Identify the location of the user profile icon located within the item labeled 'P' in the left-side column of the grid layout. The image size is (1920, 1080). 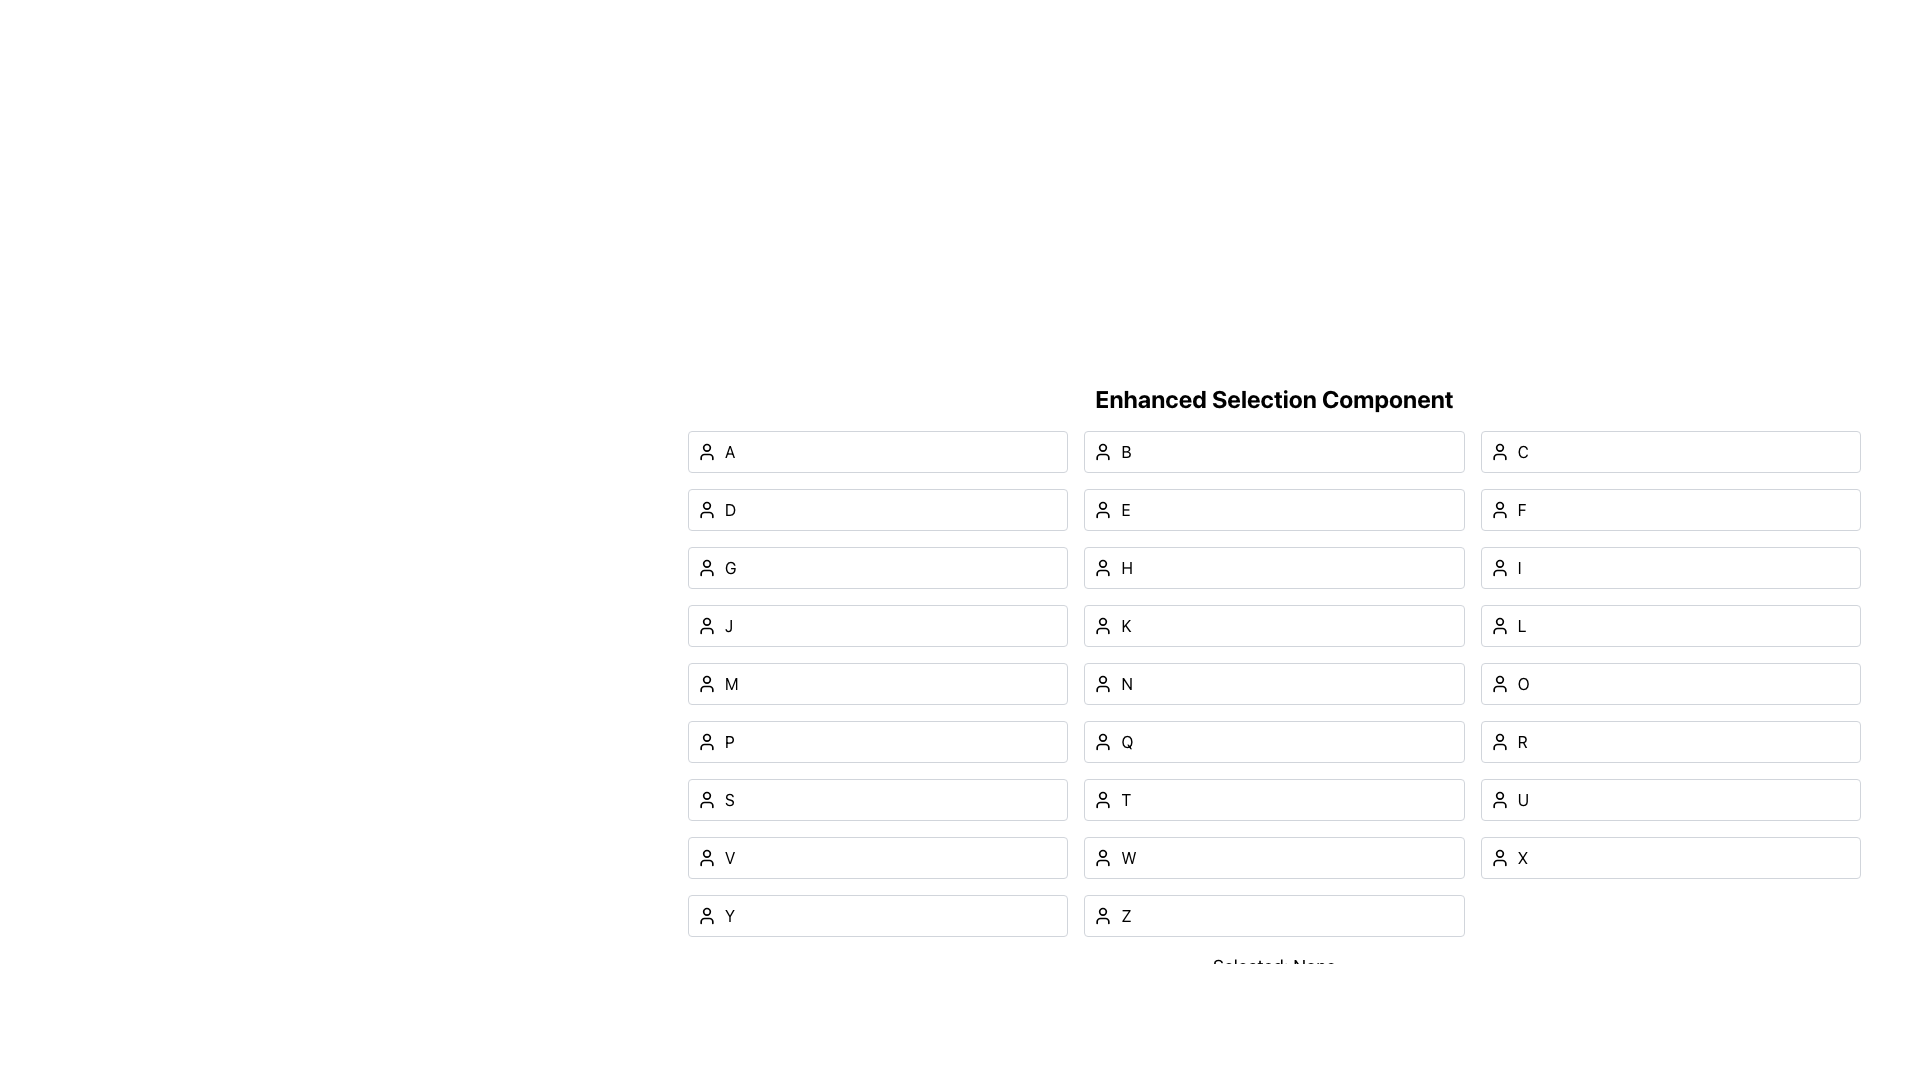
(706, 741).